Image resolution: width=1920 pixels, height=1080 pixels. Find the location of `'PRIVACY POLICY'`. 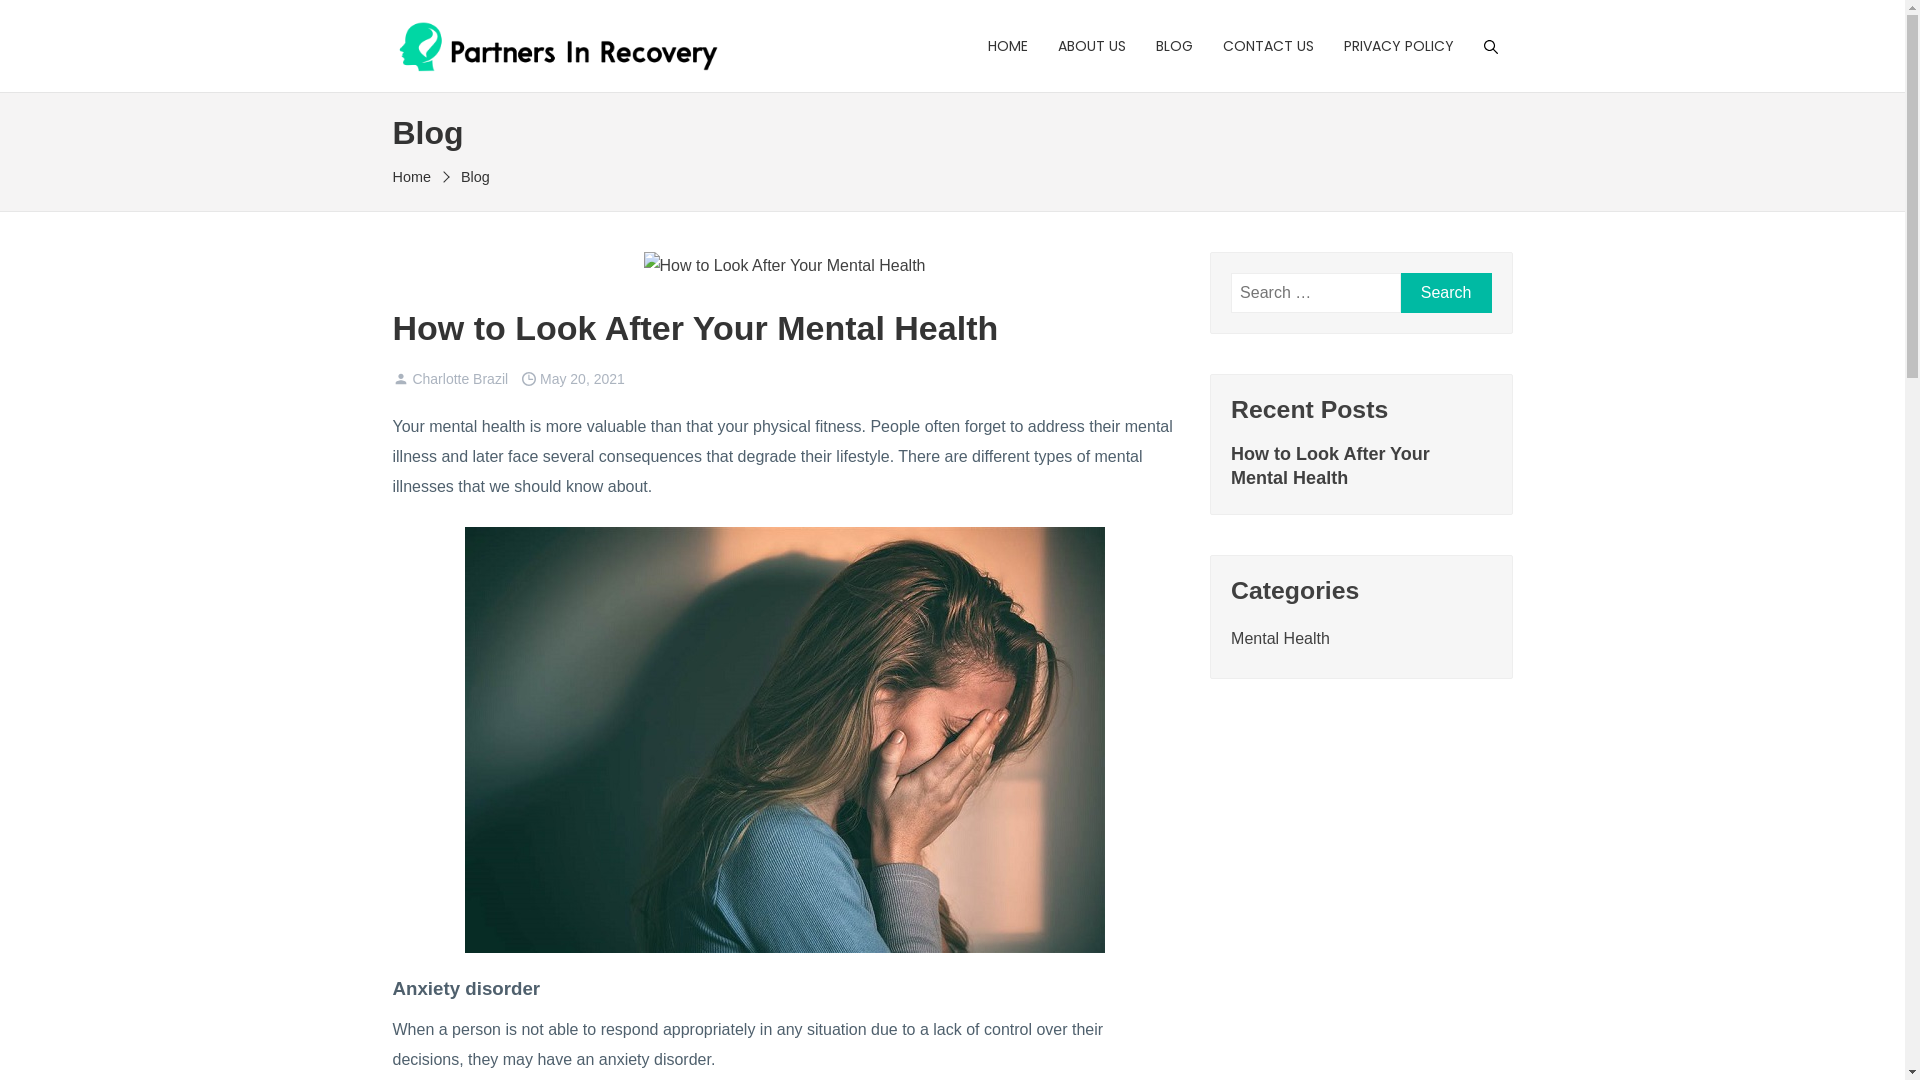

'PRIVACY POLICY' is located at coordinates (1396, 45).